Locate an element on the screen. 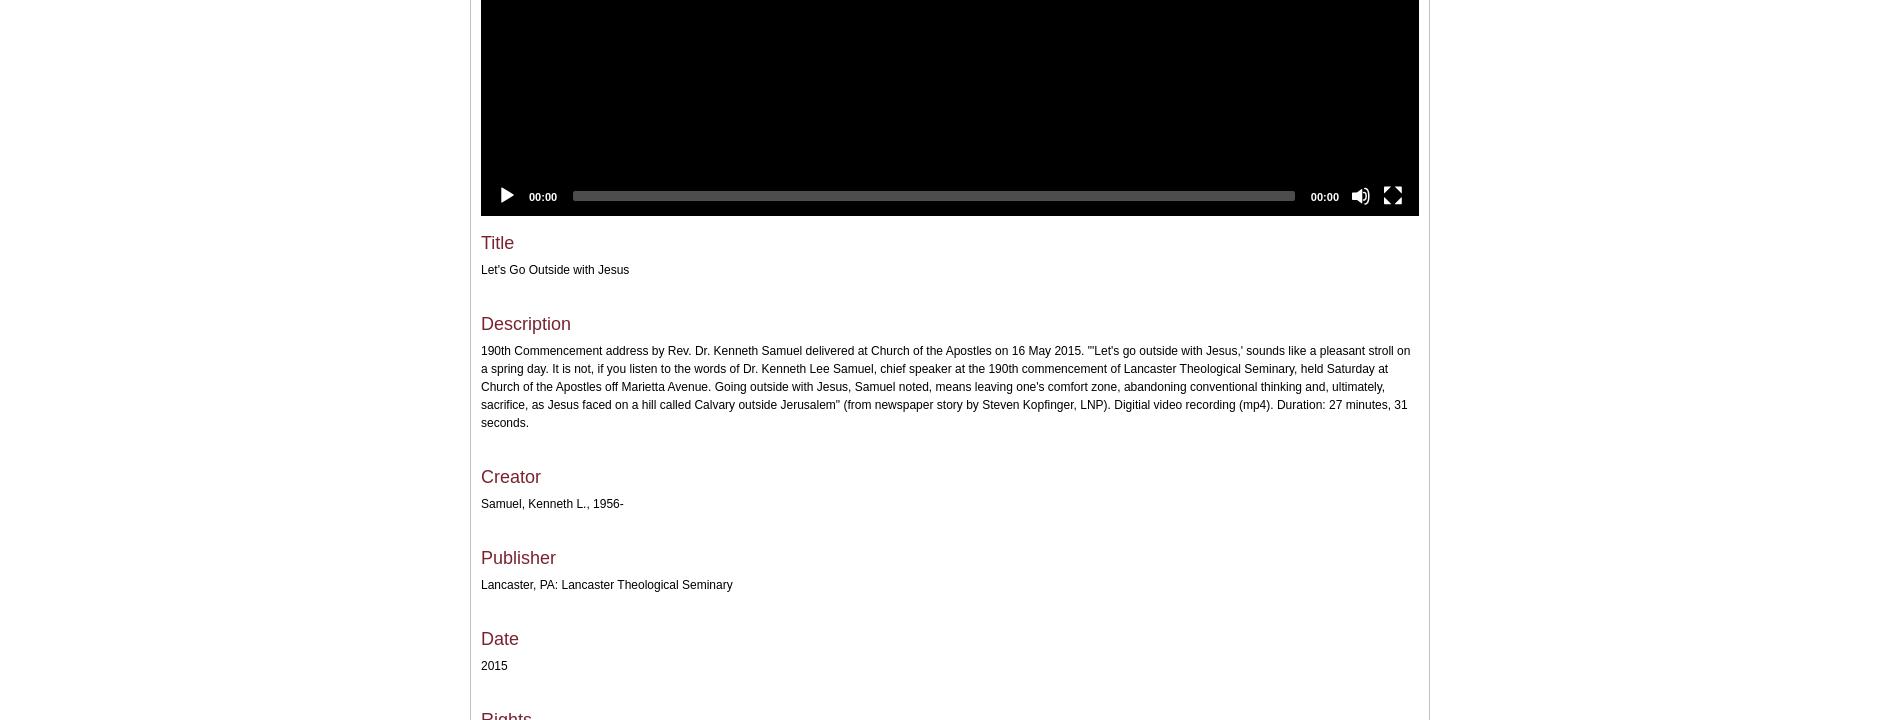  '190th Commencement address by Rev. Dr. Kenneth Samuel delivered at Church of the Apostles on 16 May 2015. "'Let's go outside with Jesus,' sounds like a pleasant stroll on a spring day. It is not, if you listen to the words of Dr. Kenneth Lee Samuel, chief speaker at the 190th commencement of Lancaster Theological Seminary, held Saturday at Church of the Apostles off Marietta Avenue. Going outside with Jesus, Samuel noted, means leaving one's comfort zone, abandoning conventional thinking and, ultimately, sacrifice, as Jesus faced on a hill called Calvary outside Jerusalem" (from newspaper story by Steven Kopfinger, LNP). Digitial video recording (mp4). Duration: 27 minutes, 31 seconds.' is located at coordinates (944, 387).